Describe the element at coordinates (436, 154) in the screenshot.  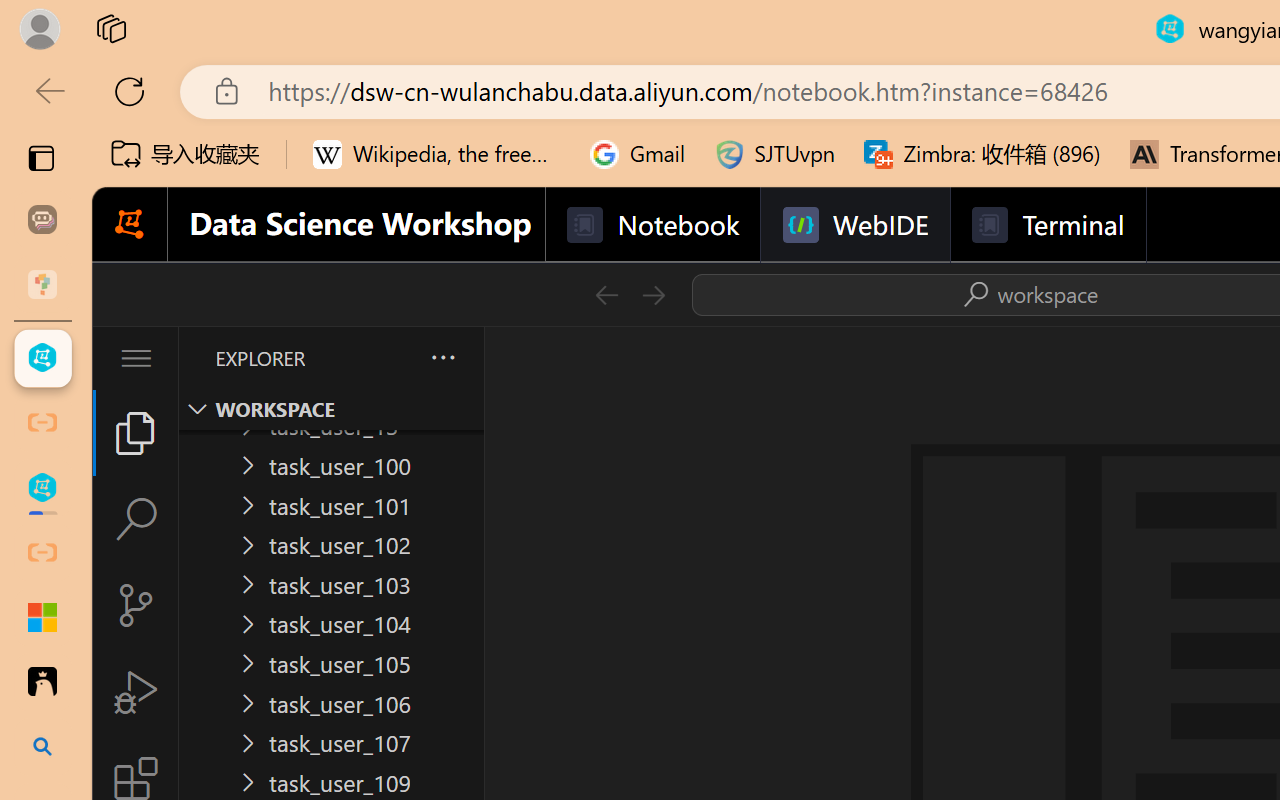
I see `'Wikipedia, the free encyclopedia'` at that location.